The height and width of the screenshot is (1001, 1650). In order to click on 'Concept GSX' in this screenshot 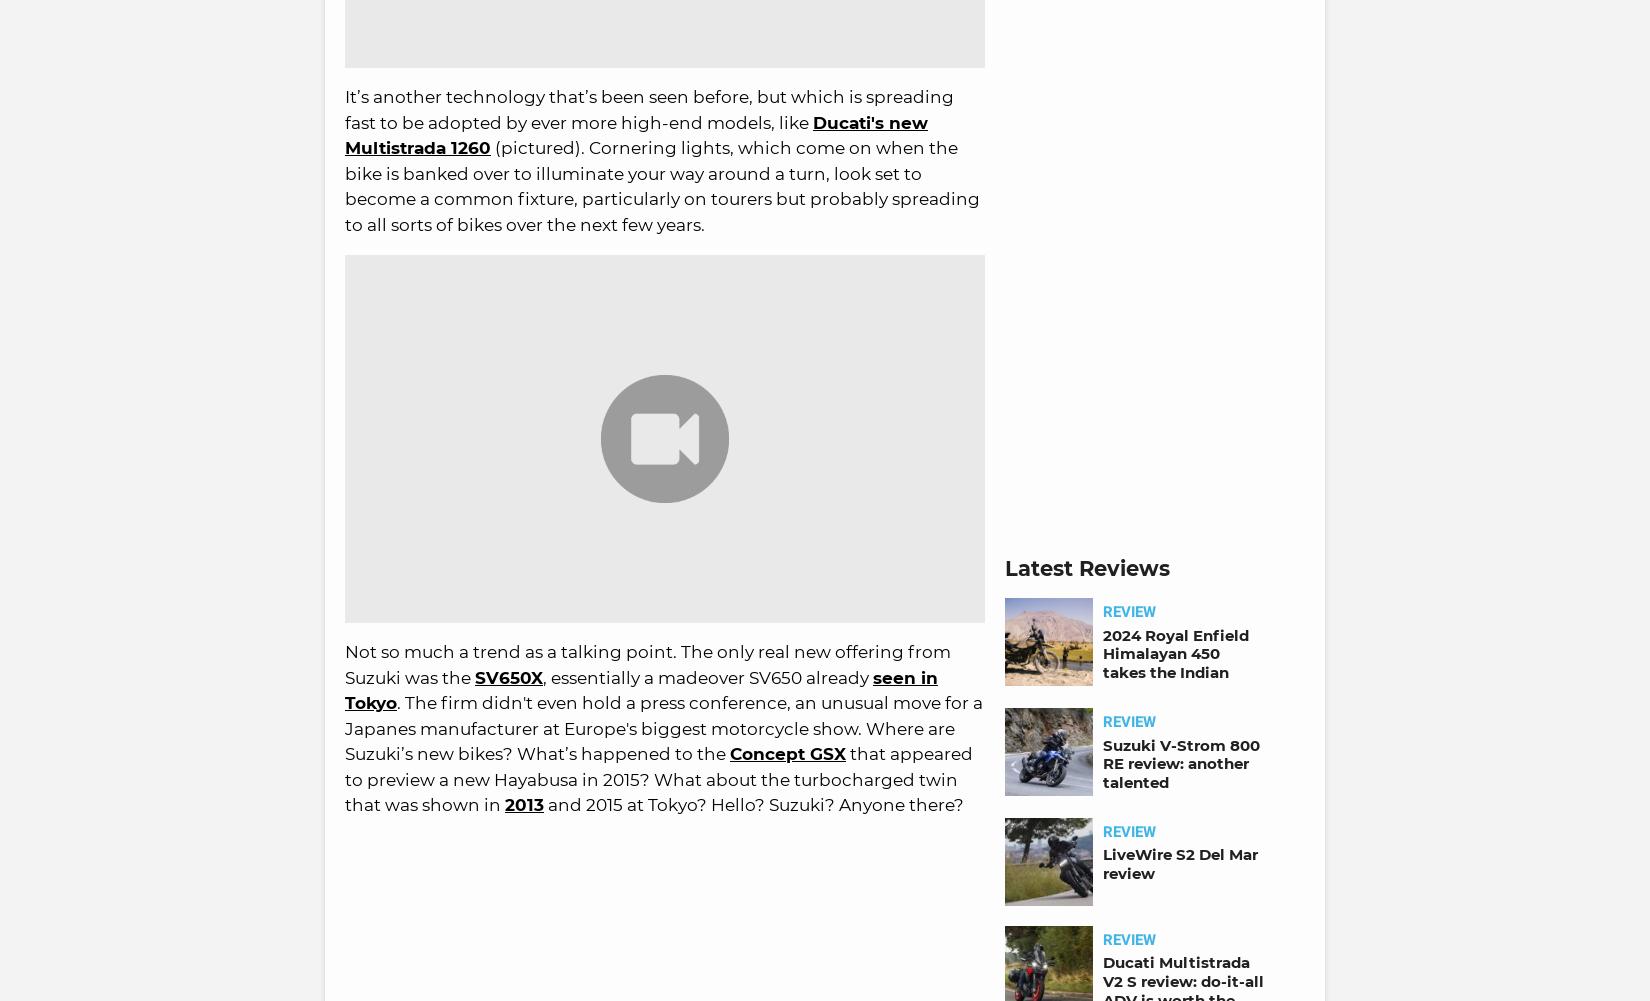, I will do `click(787, 753)`.